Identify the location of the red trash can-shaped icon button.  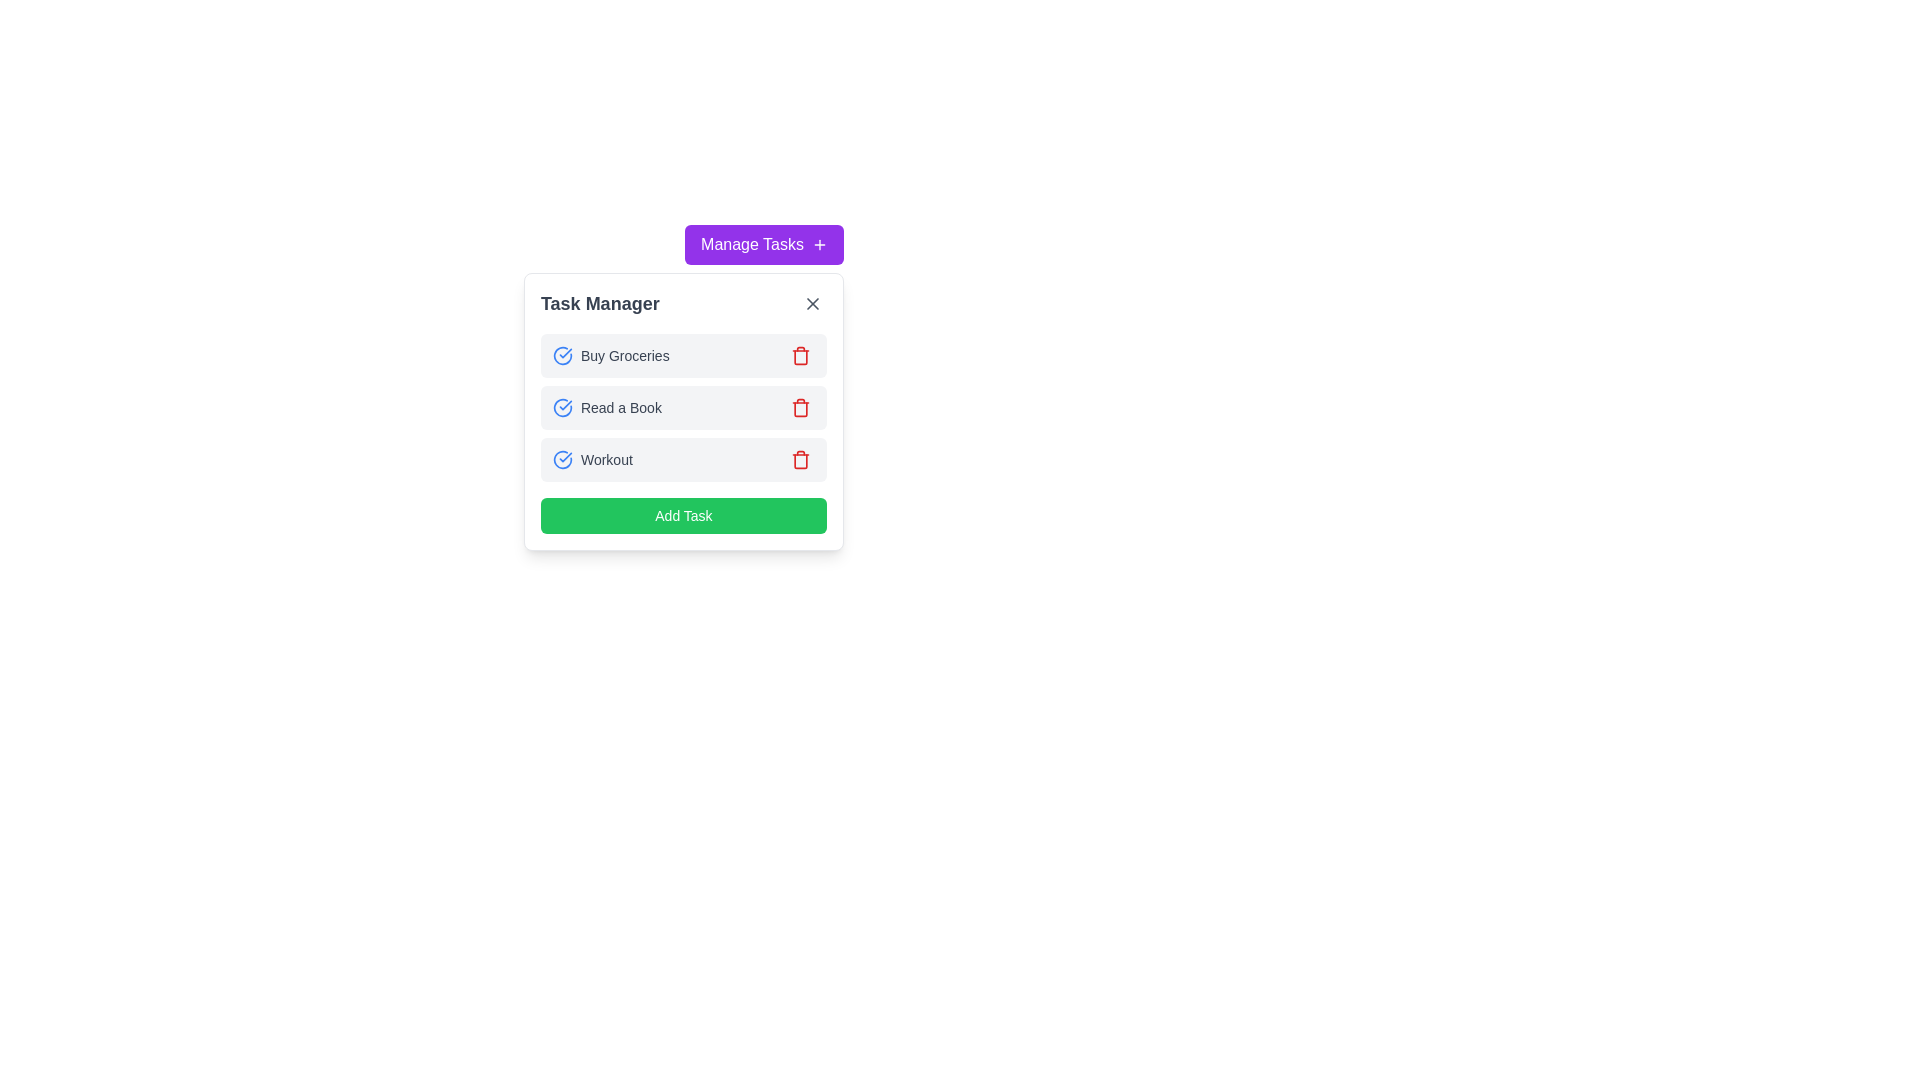
(801, 459).